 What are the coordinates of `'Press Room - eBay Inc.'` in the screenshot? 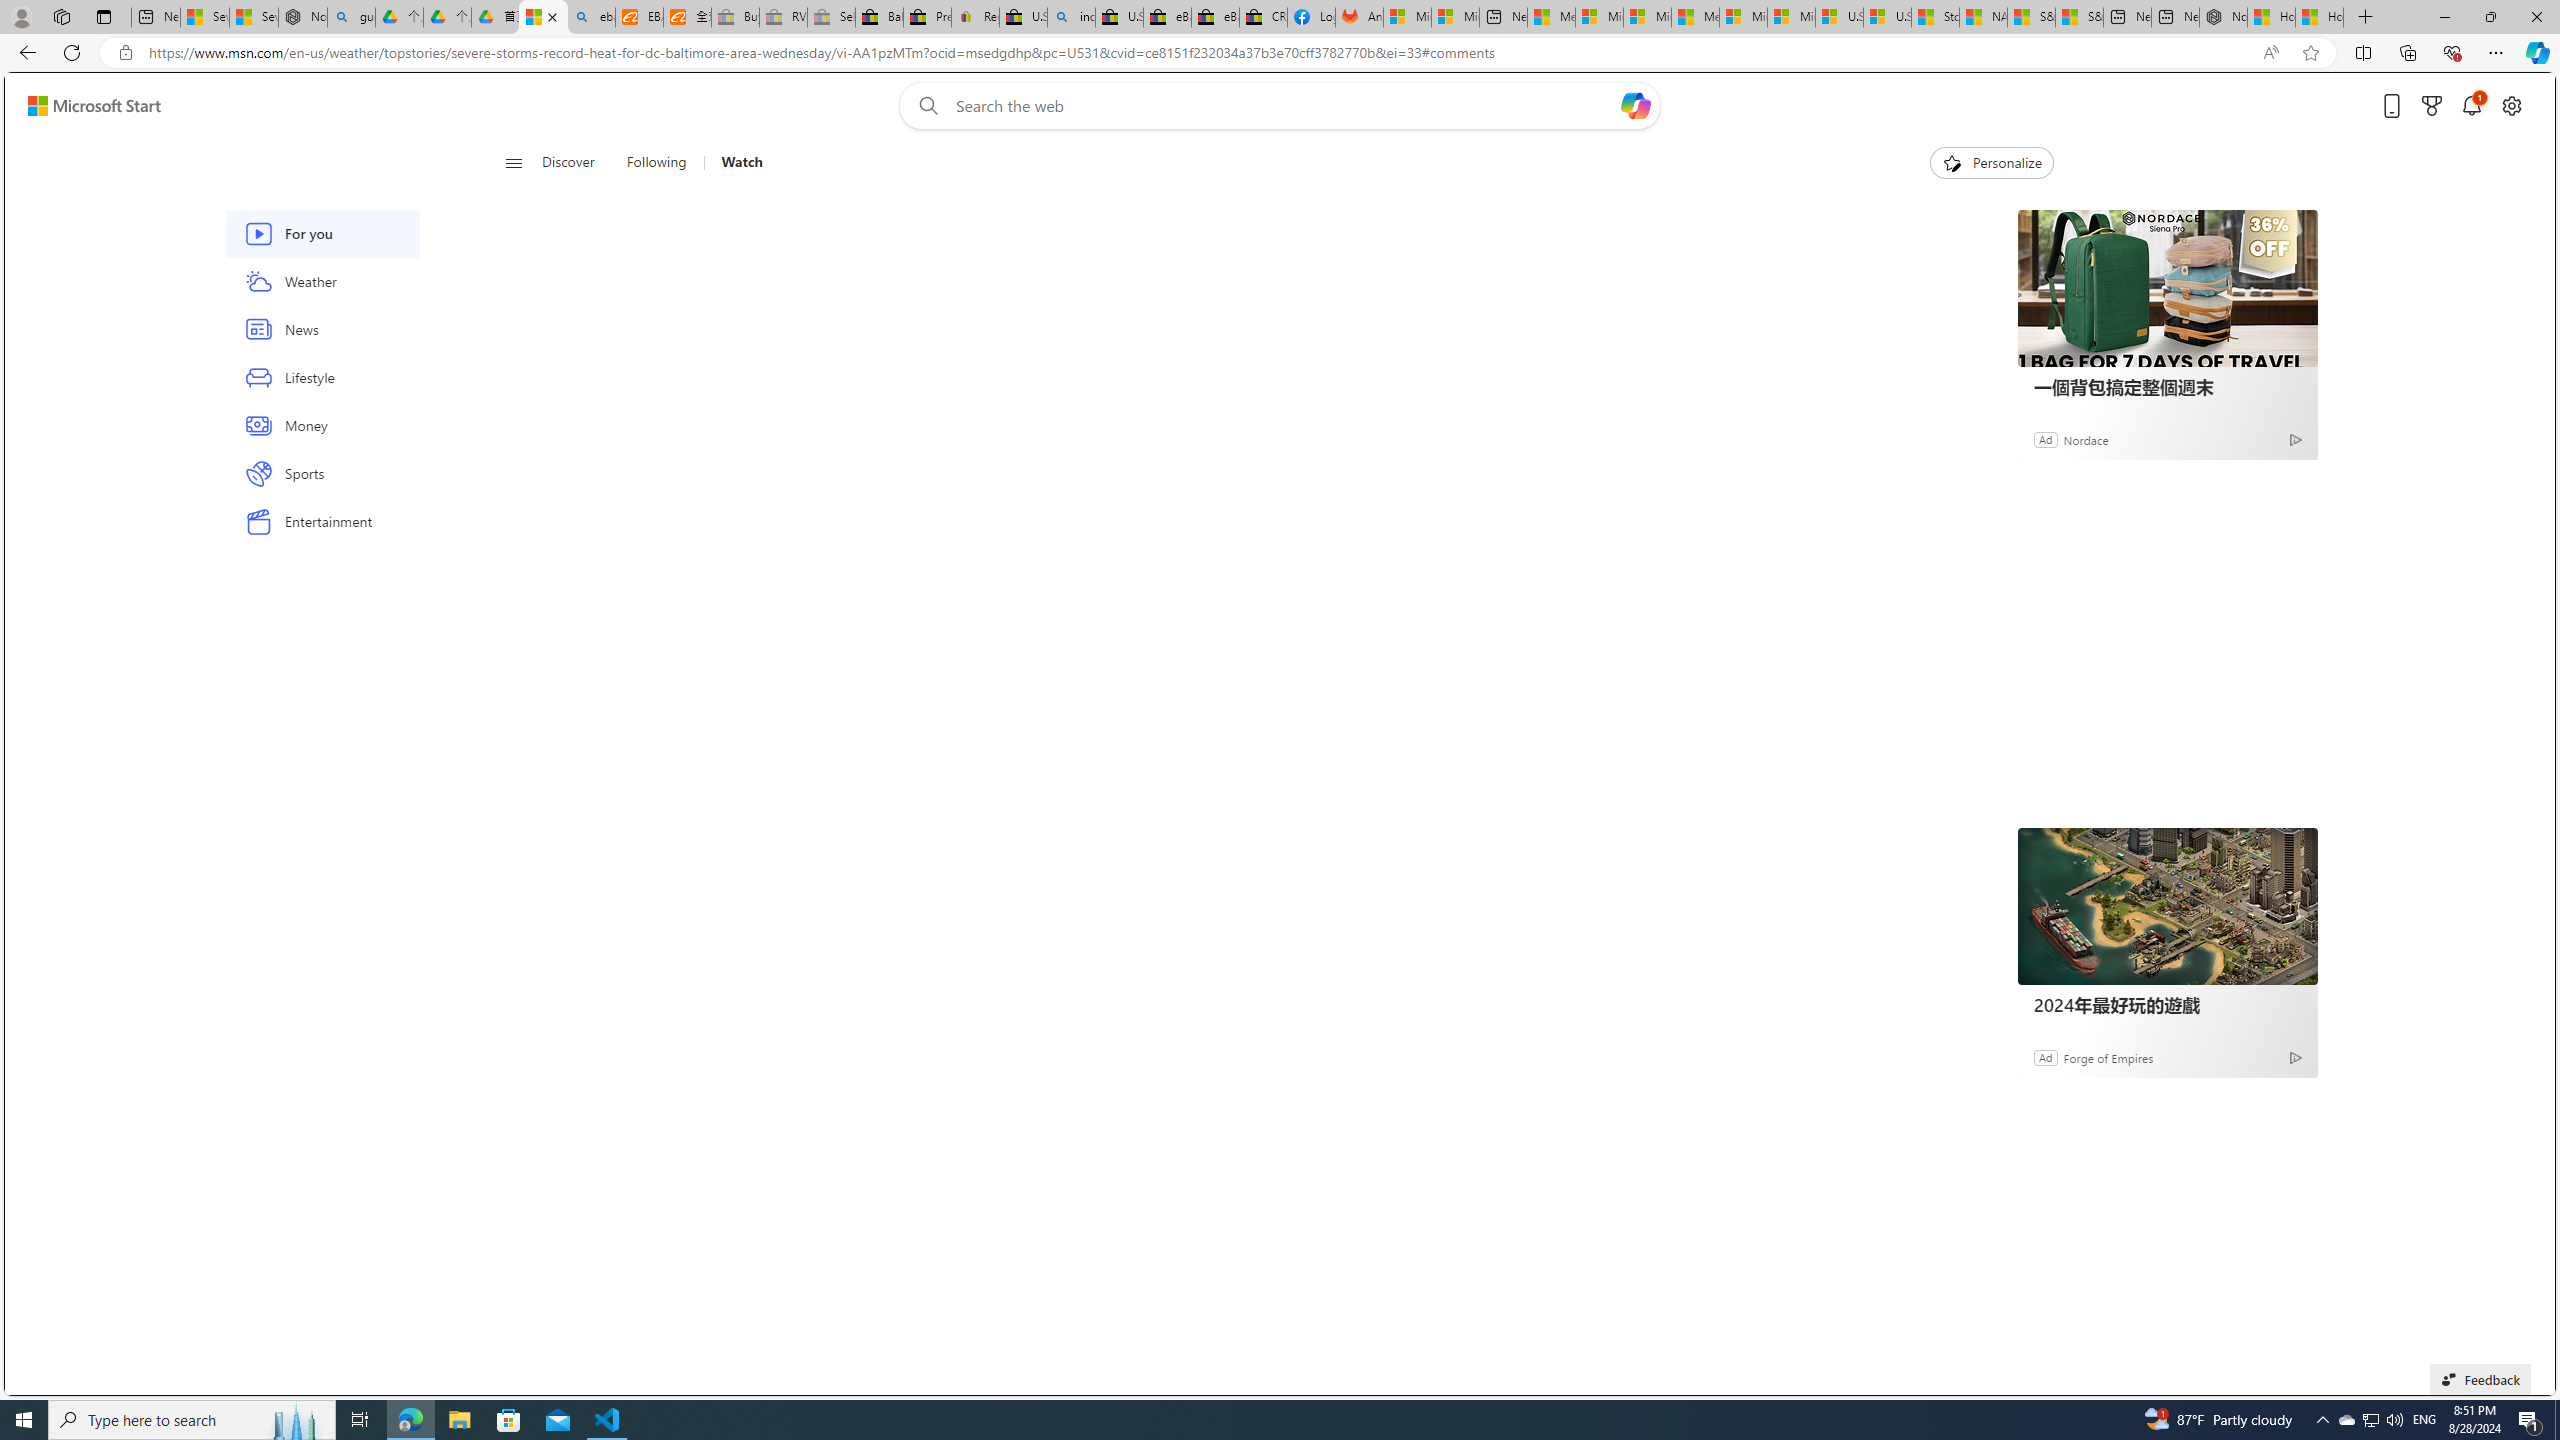 It's located at (928, 16).